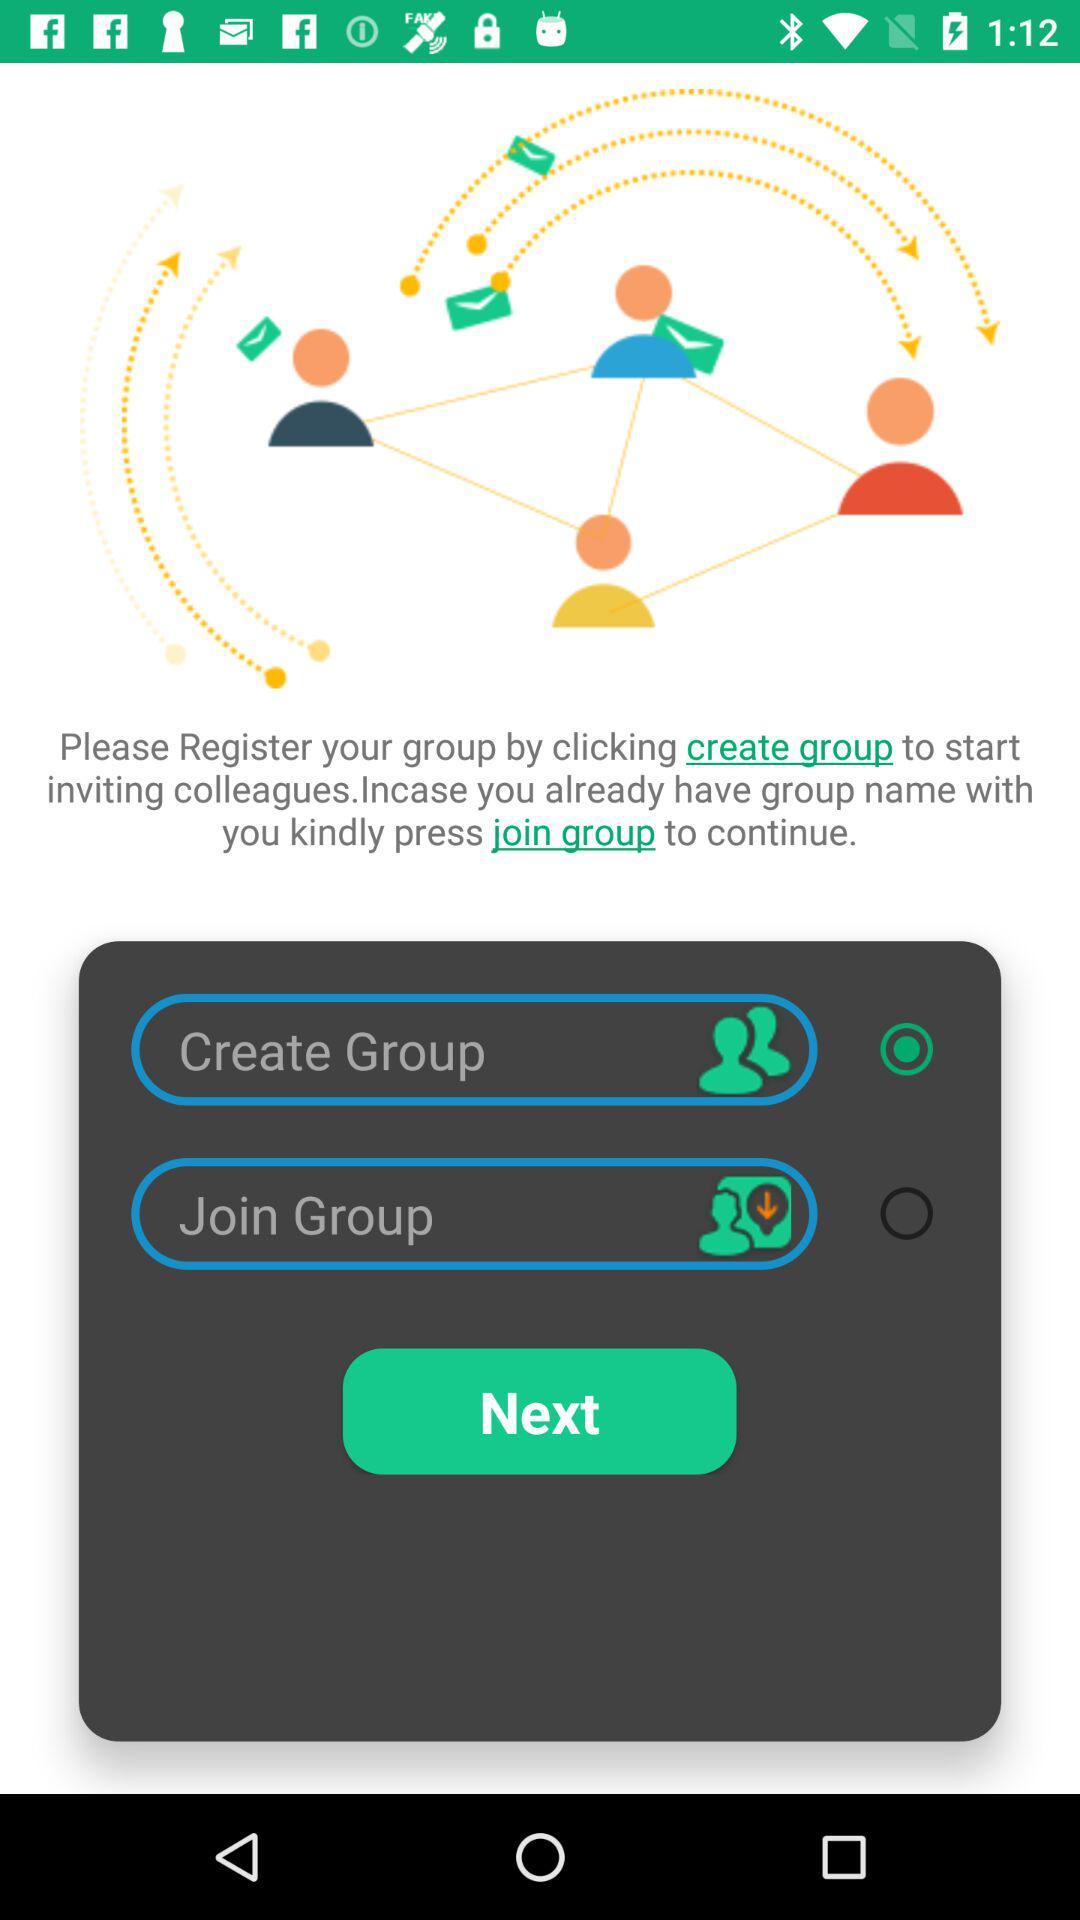 Image resolution: width=1080 pixels, height=1920 pixels. What do you see at coordinates (906, 1048) in the screenshot?
I see `this option` at bounding box center [906, 1048].